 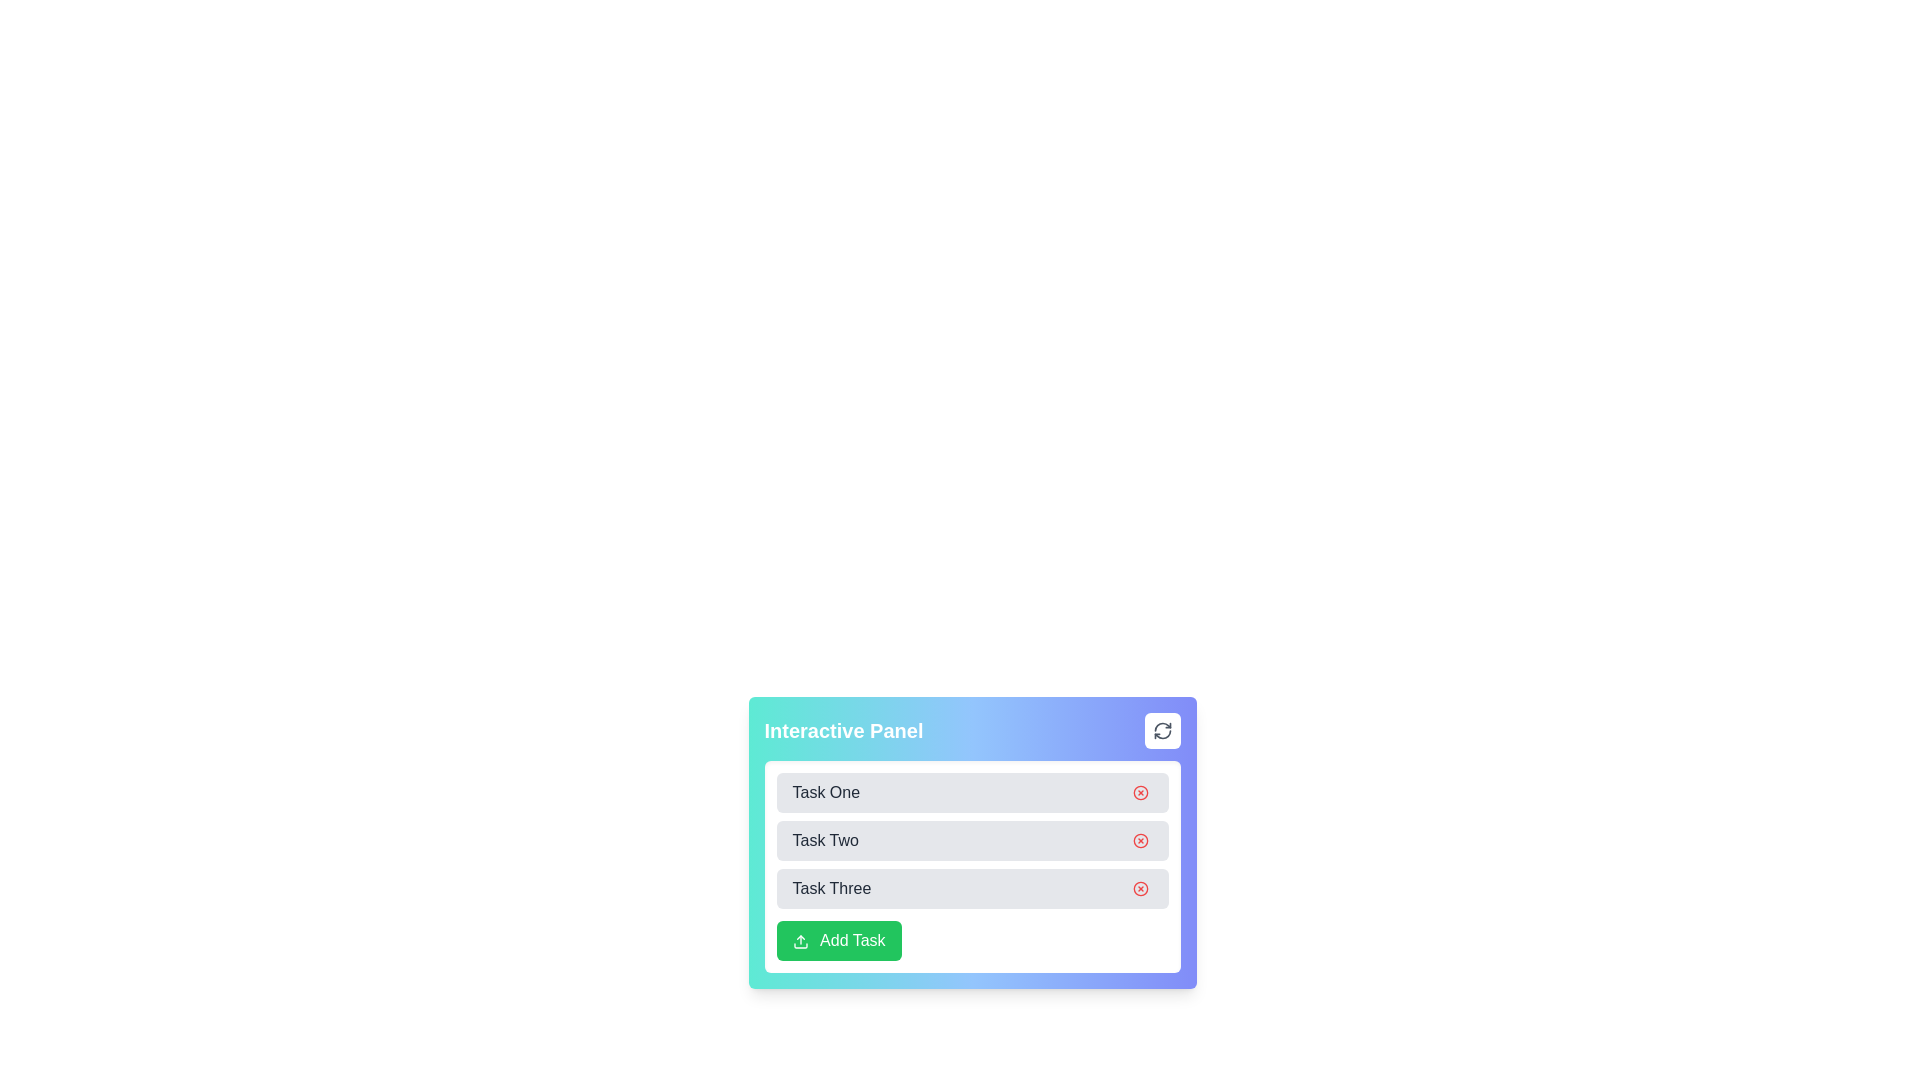 What do you see at coordinates (826, 792) in the screenshot?
I see `the text label for the first task in the task management list, which serves as a title or label and is located in the upper left part of the first row` at bounding box center [826, 792].